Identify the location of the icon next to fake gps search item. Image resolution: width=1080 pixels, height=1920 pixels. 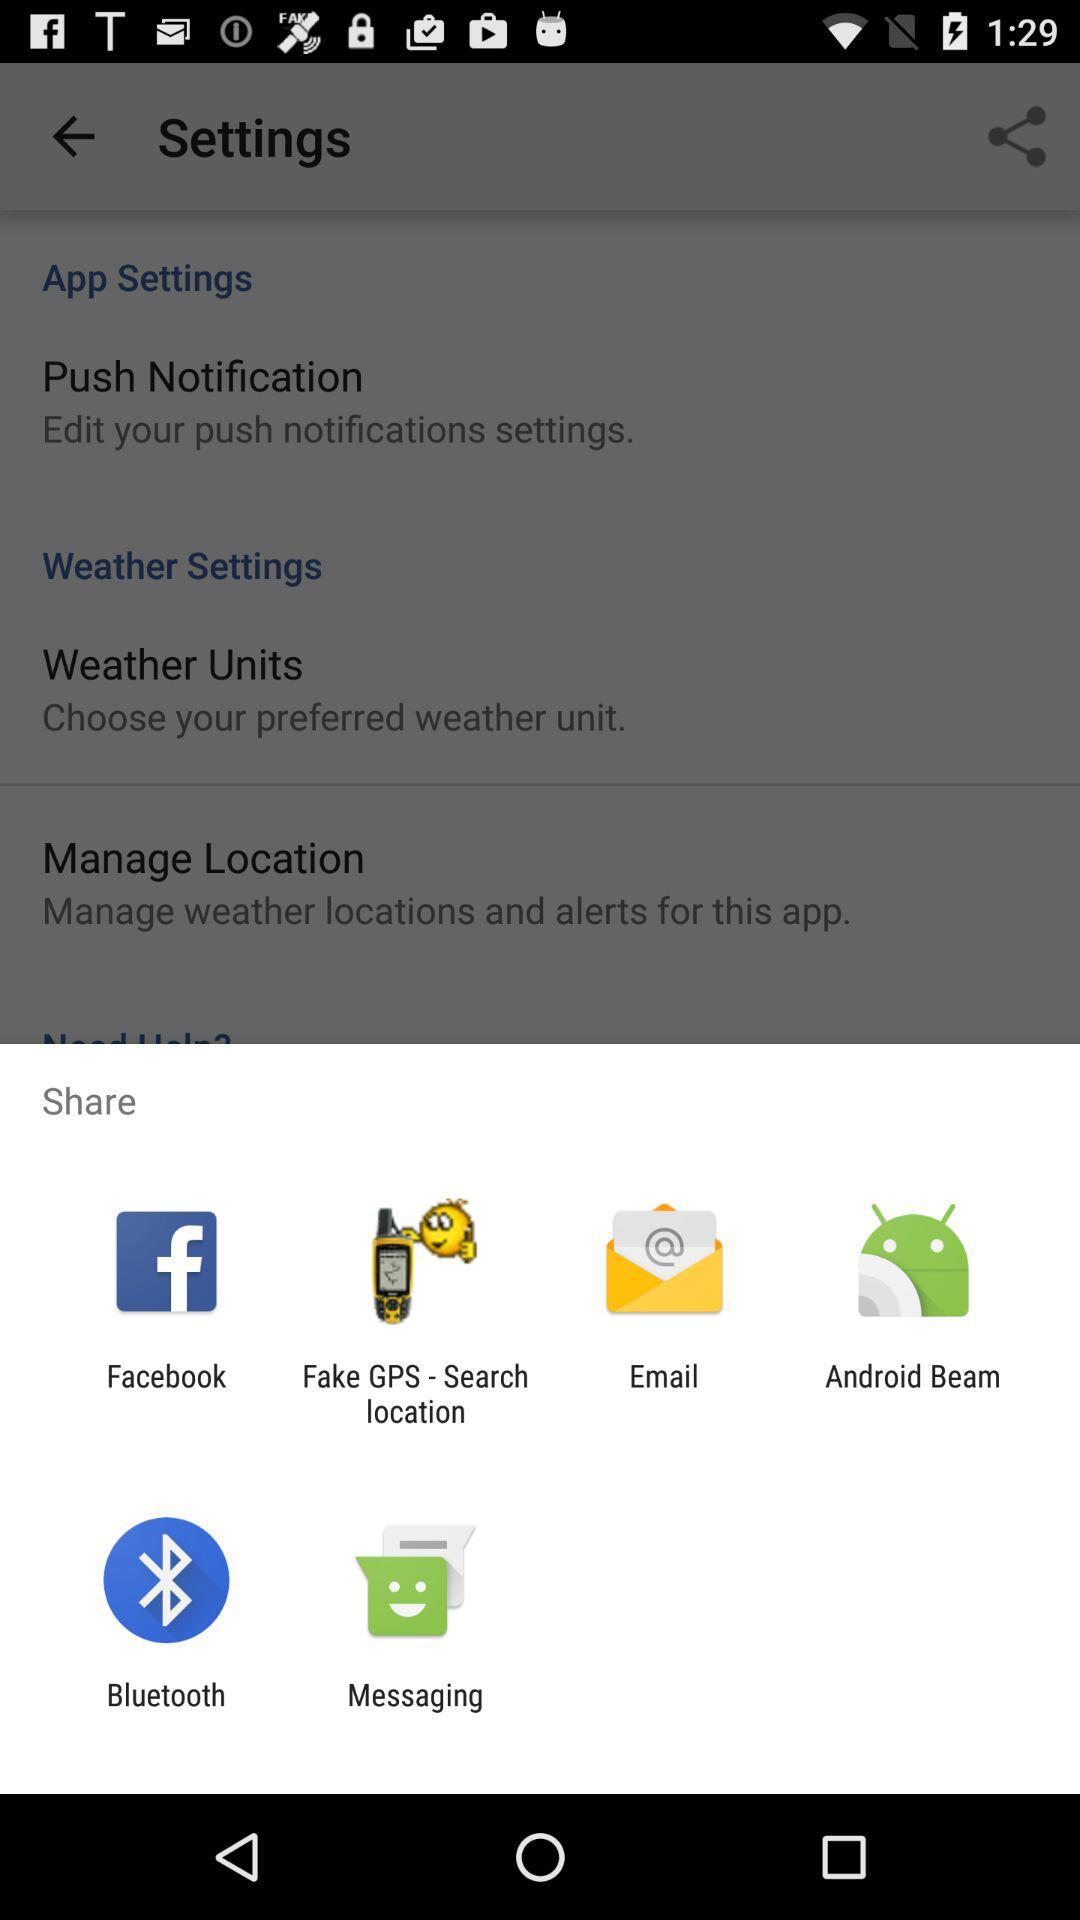
(165, 1392).